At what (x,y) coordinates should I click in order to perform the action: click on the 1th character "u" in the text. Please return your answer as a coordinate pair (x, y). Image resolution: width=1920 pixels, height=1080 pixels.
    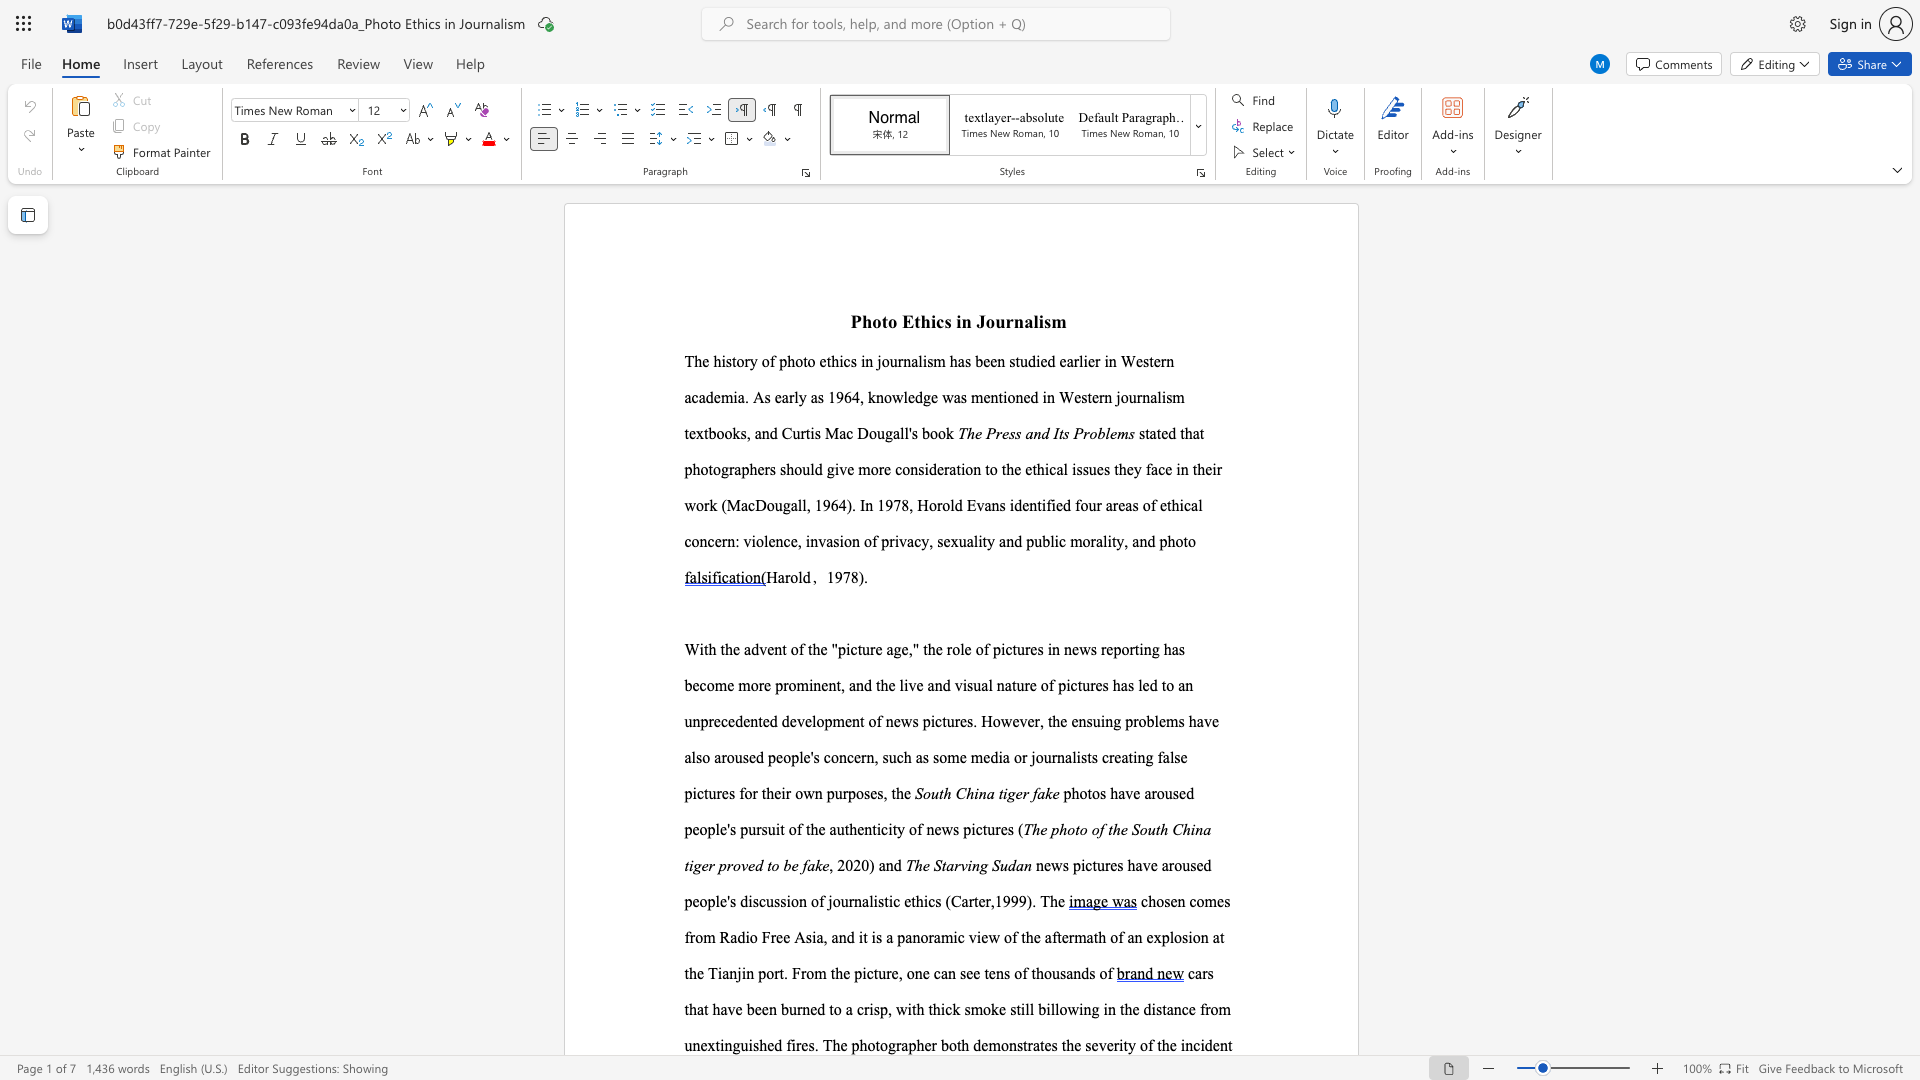
    Looking at the image, I should click on (791, 1009).